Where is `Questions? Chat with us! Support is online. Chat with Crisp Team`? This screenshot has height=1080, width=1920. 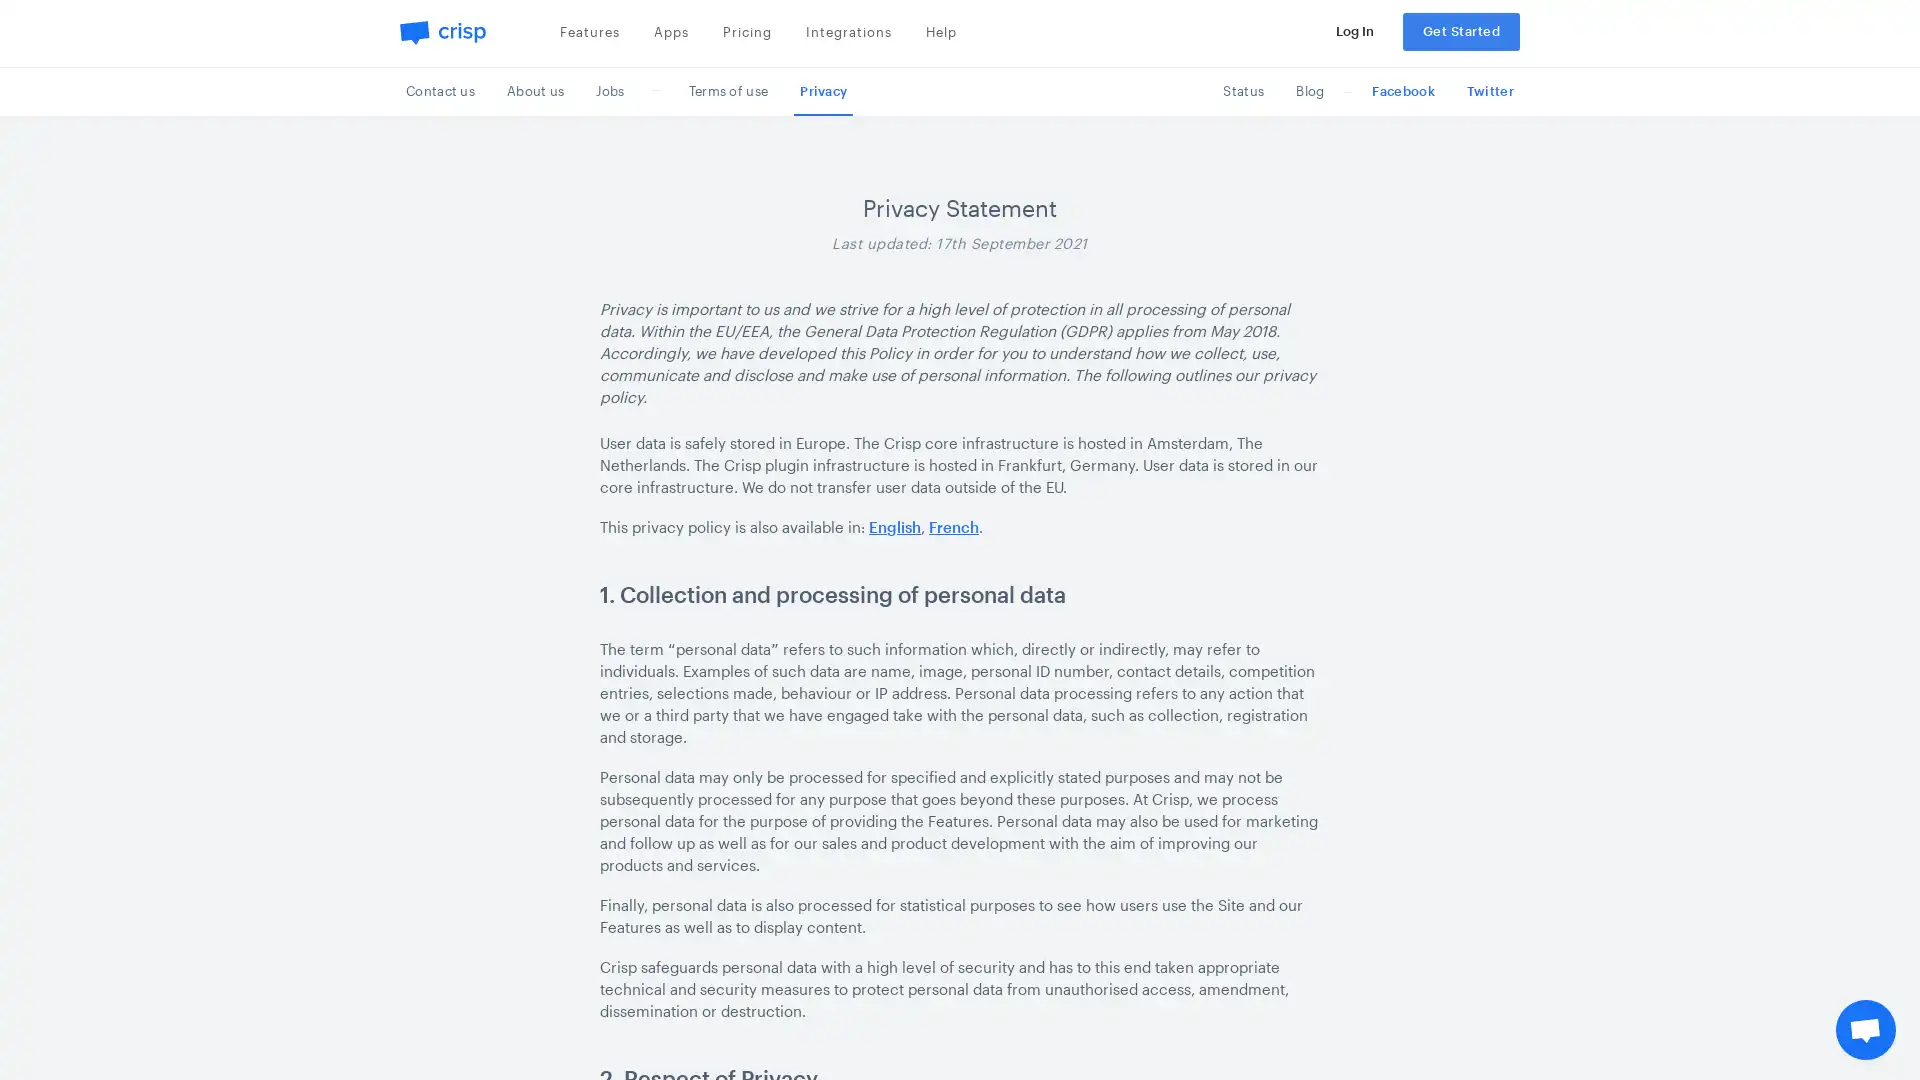
Questions? Chat with us! Support is online. Chat with Crisp Team is located at coordinates (1865, 1029).